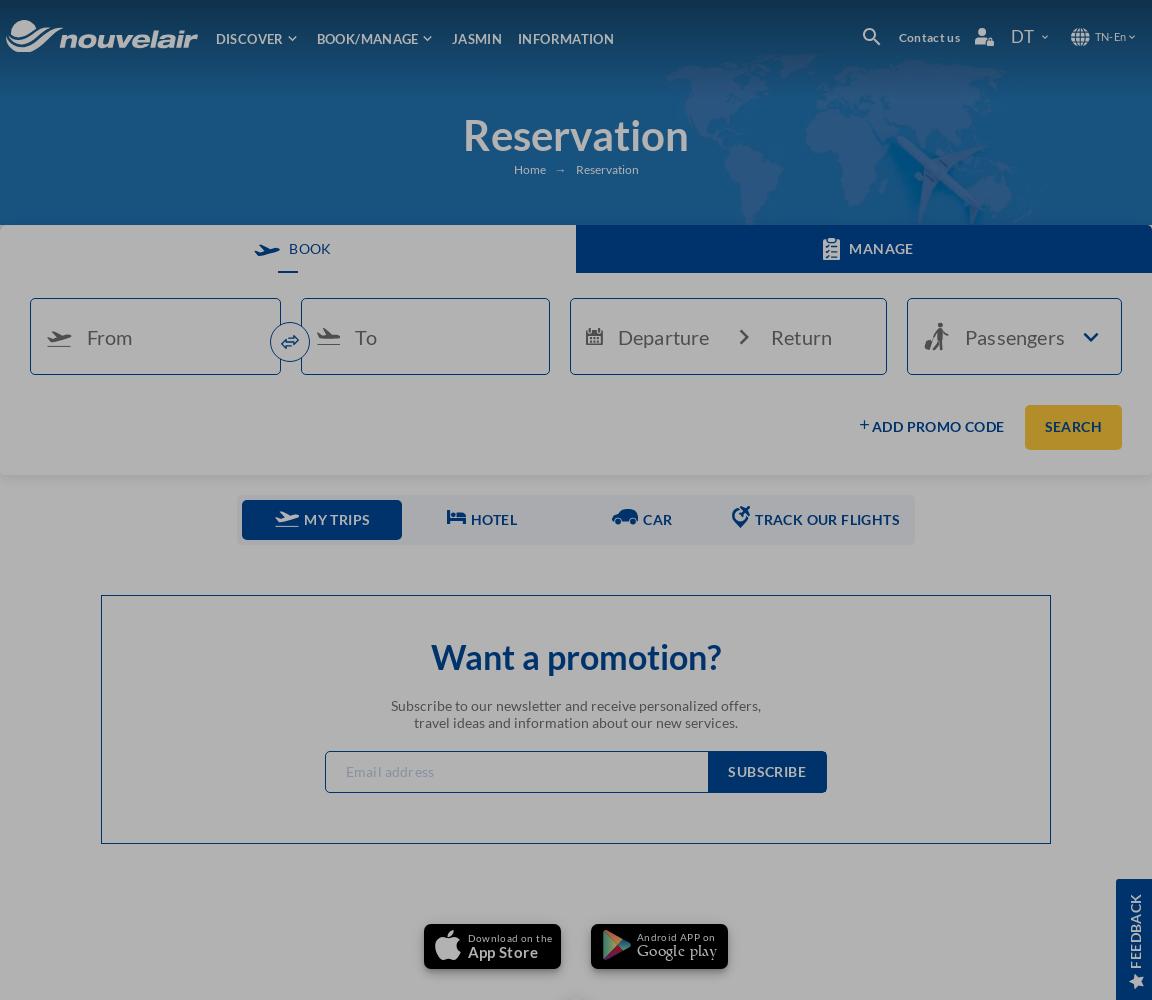  I want to click on 'Departure', so click(661, 335).